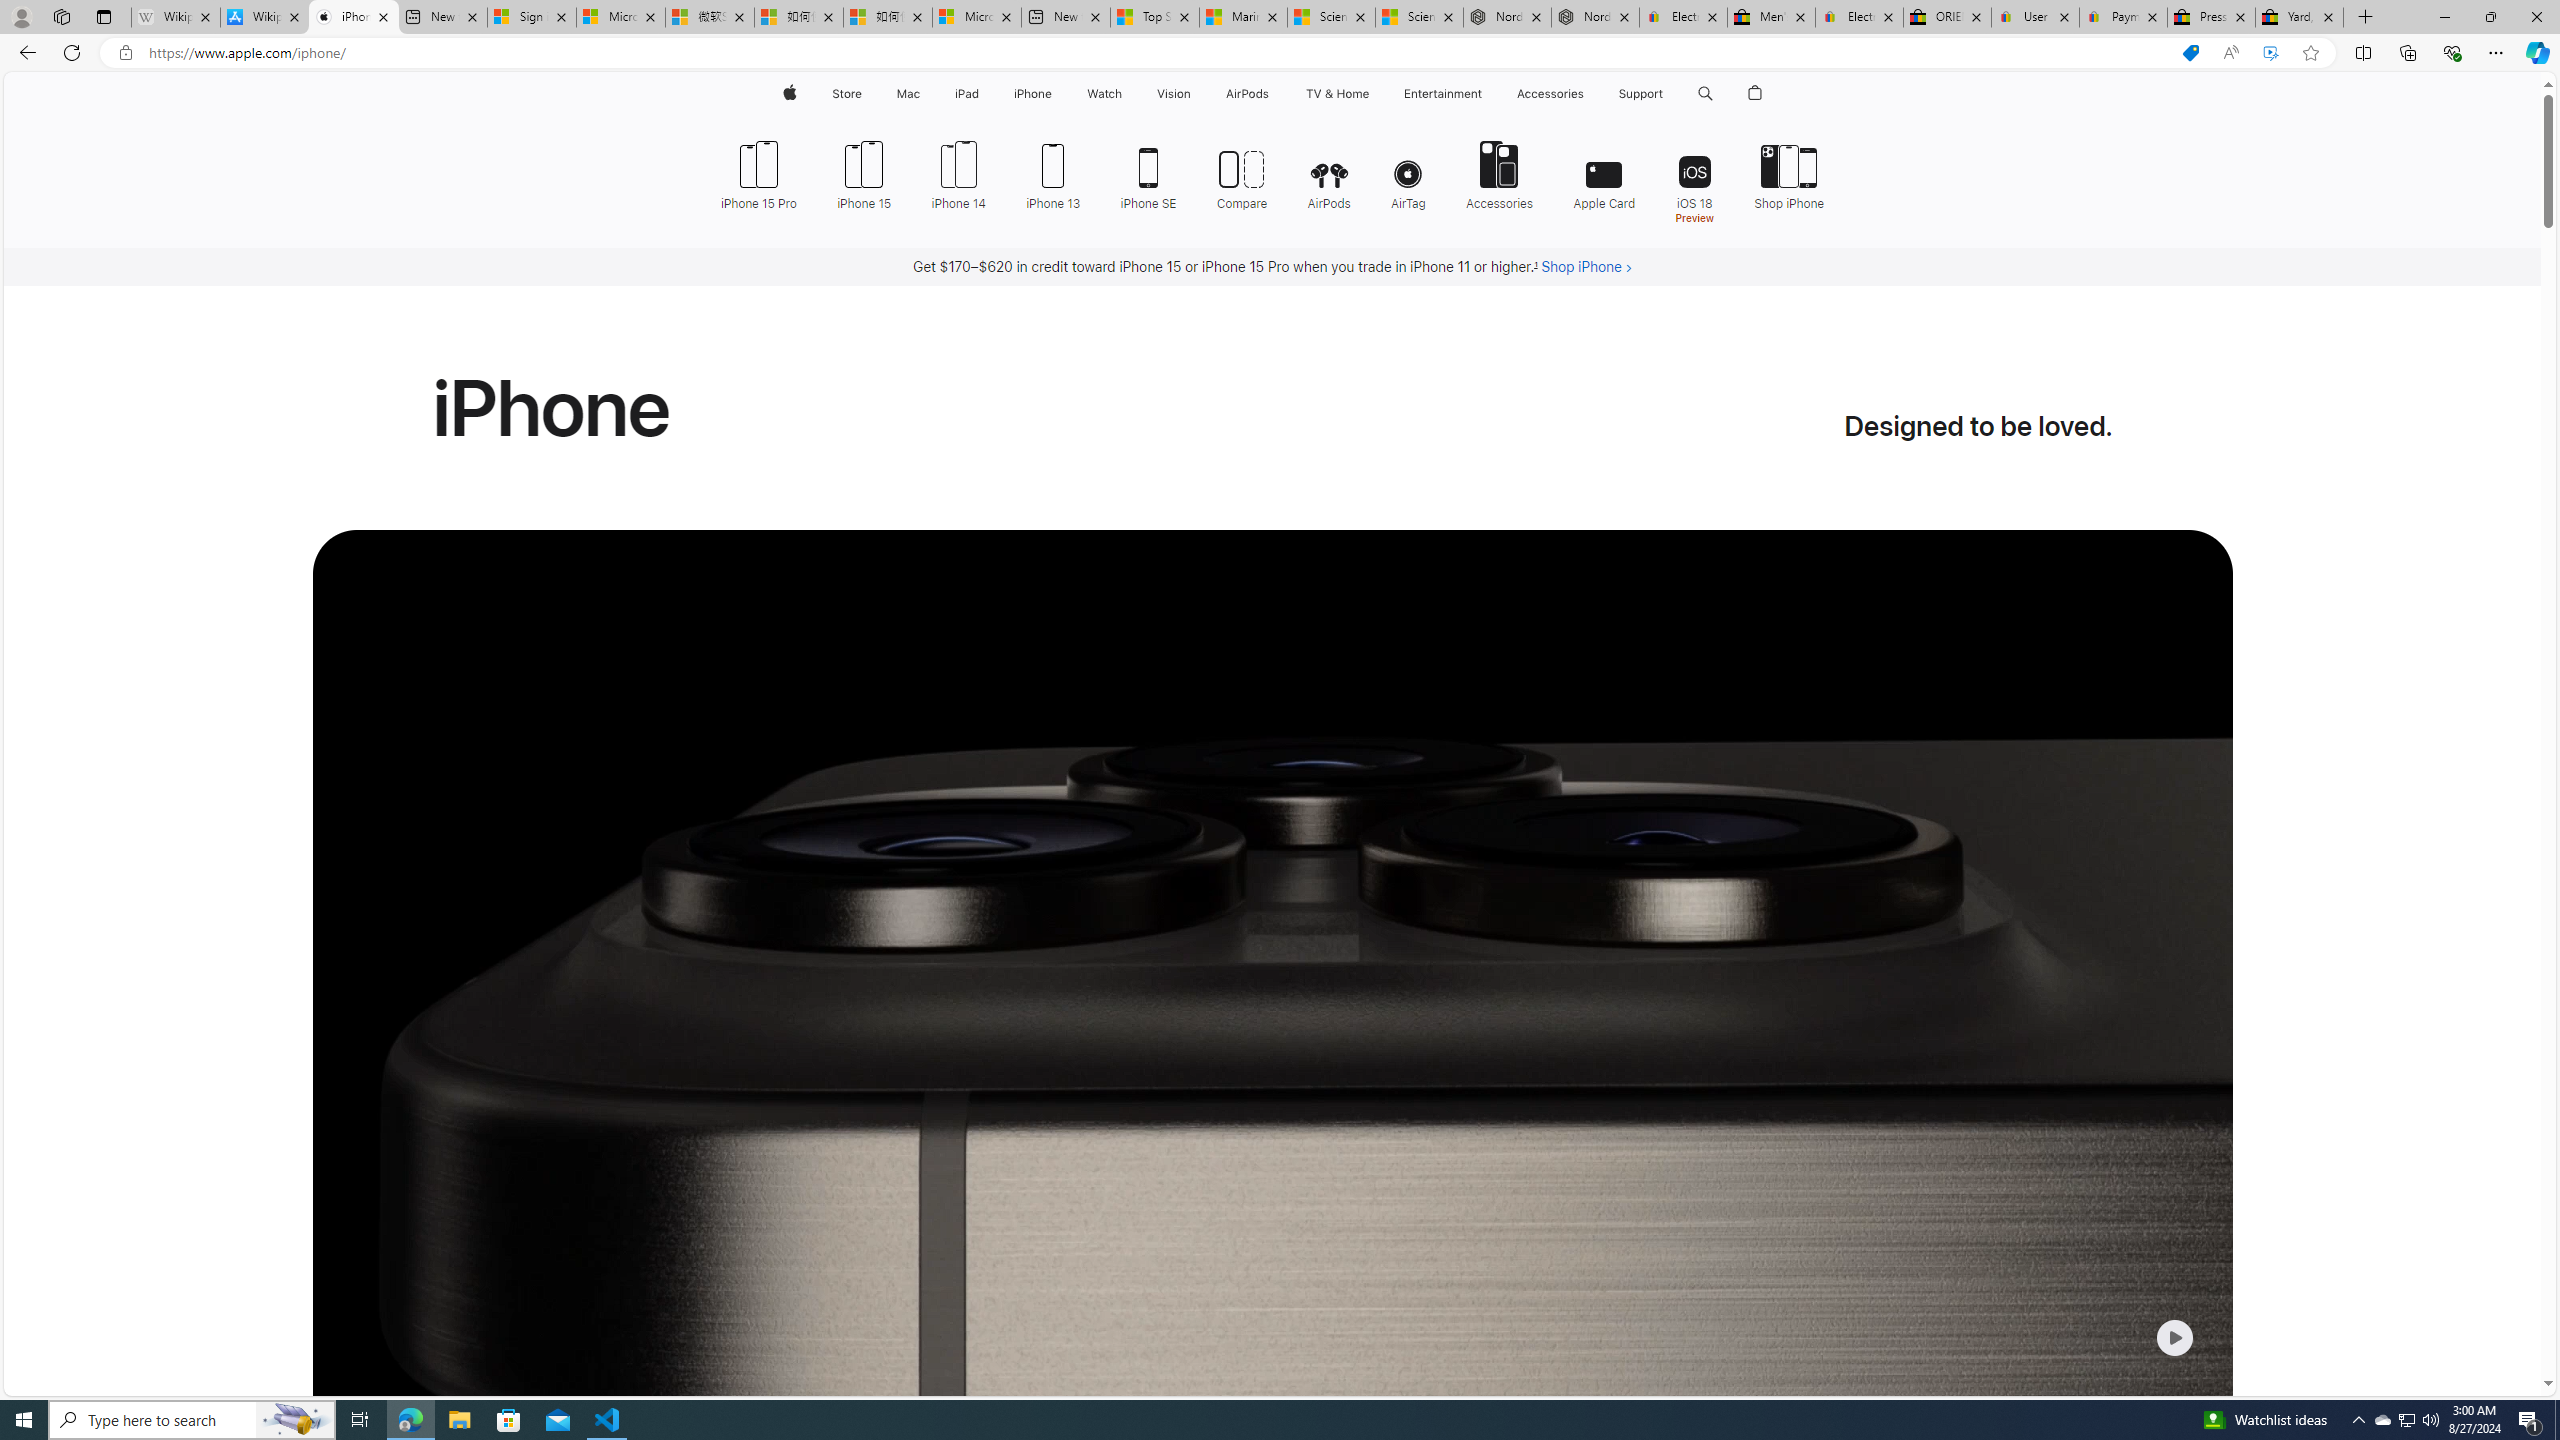 The height and width of the screenshot is (1440, 2560). What do you see at coordinates (966, 93) in the screenshot?
I see `'iPad'` at bounding box center [966, 93].